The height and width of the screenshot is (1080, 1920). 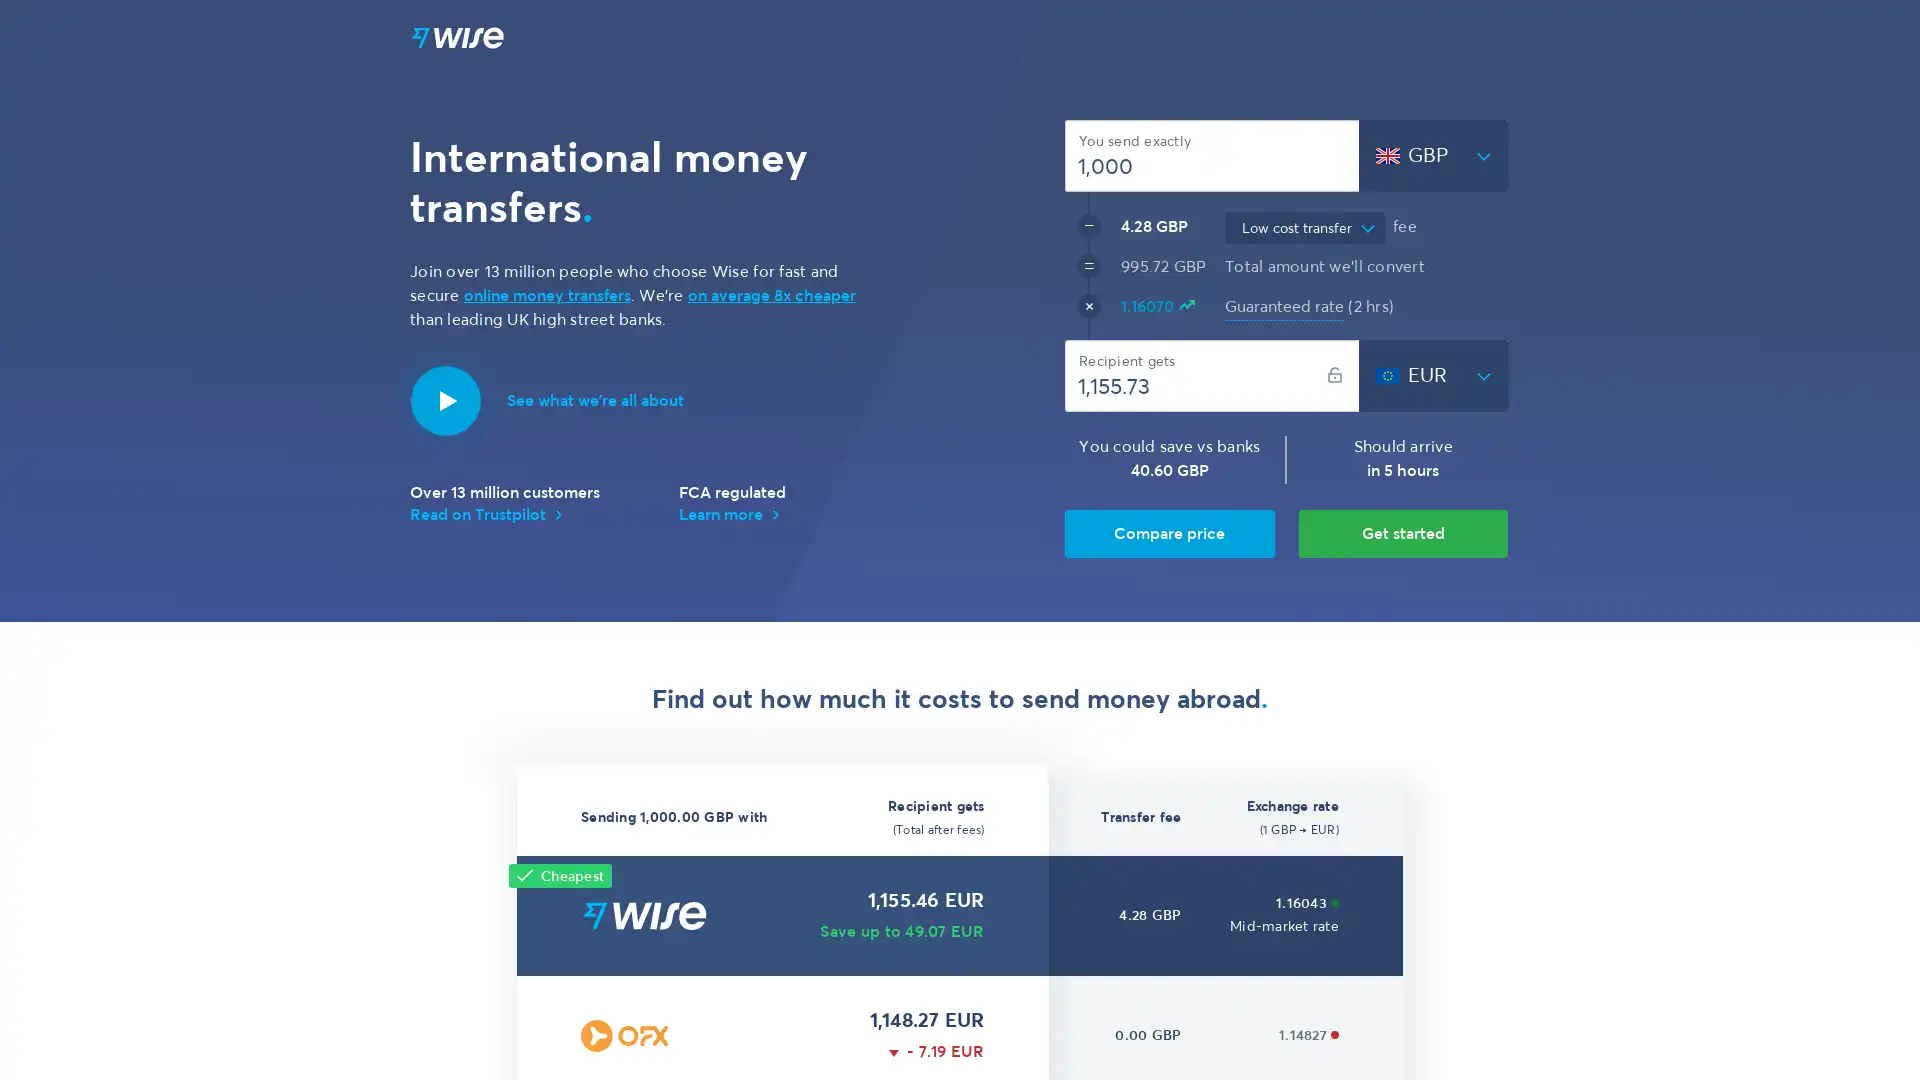 What do you see at coordinates (1284, 307) in the screenshot?
I see `Guaranteed rate` at bounding box center [1284, 307].